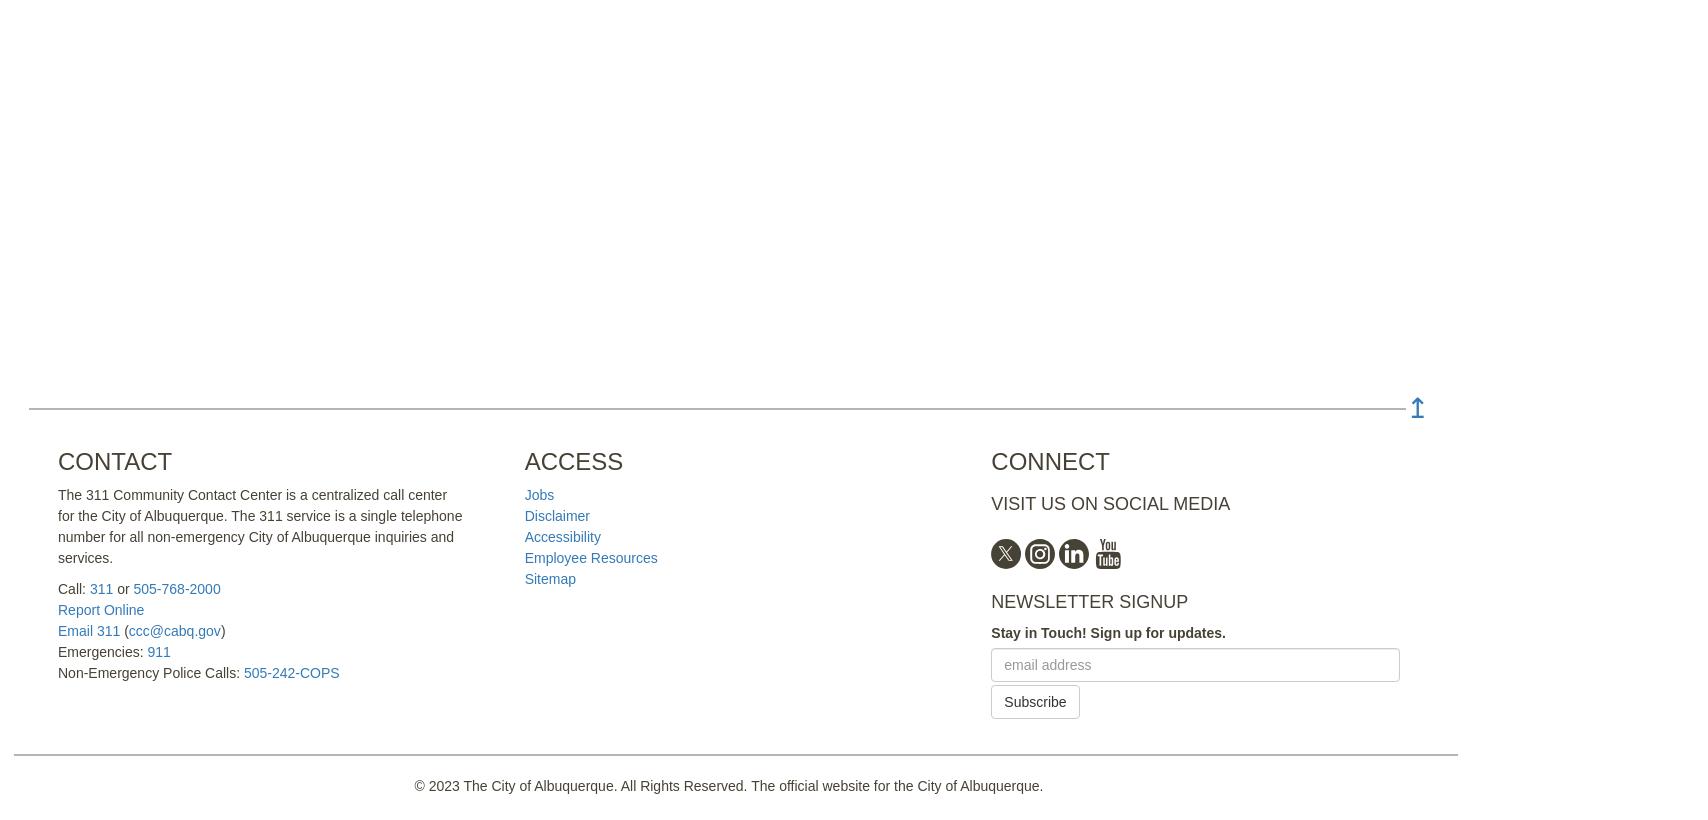 This screenshot has height=820, width=1708. What do you see at coordinates (174, 629) in the screenshot?
I see `'ccc@cabq.gov'` at bounding box center [174, 629].